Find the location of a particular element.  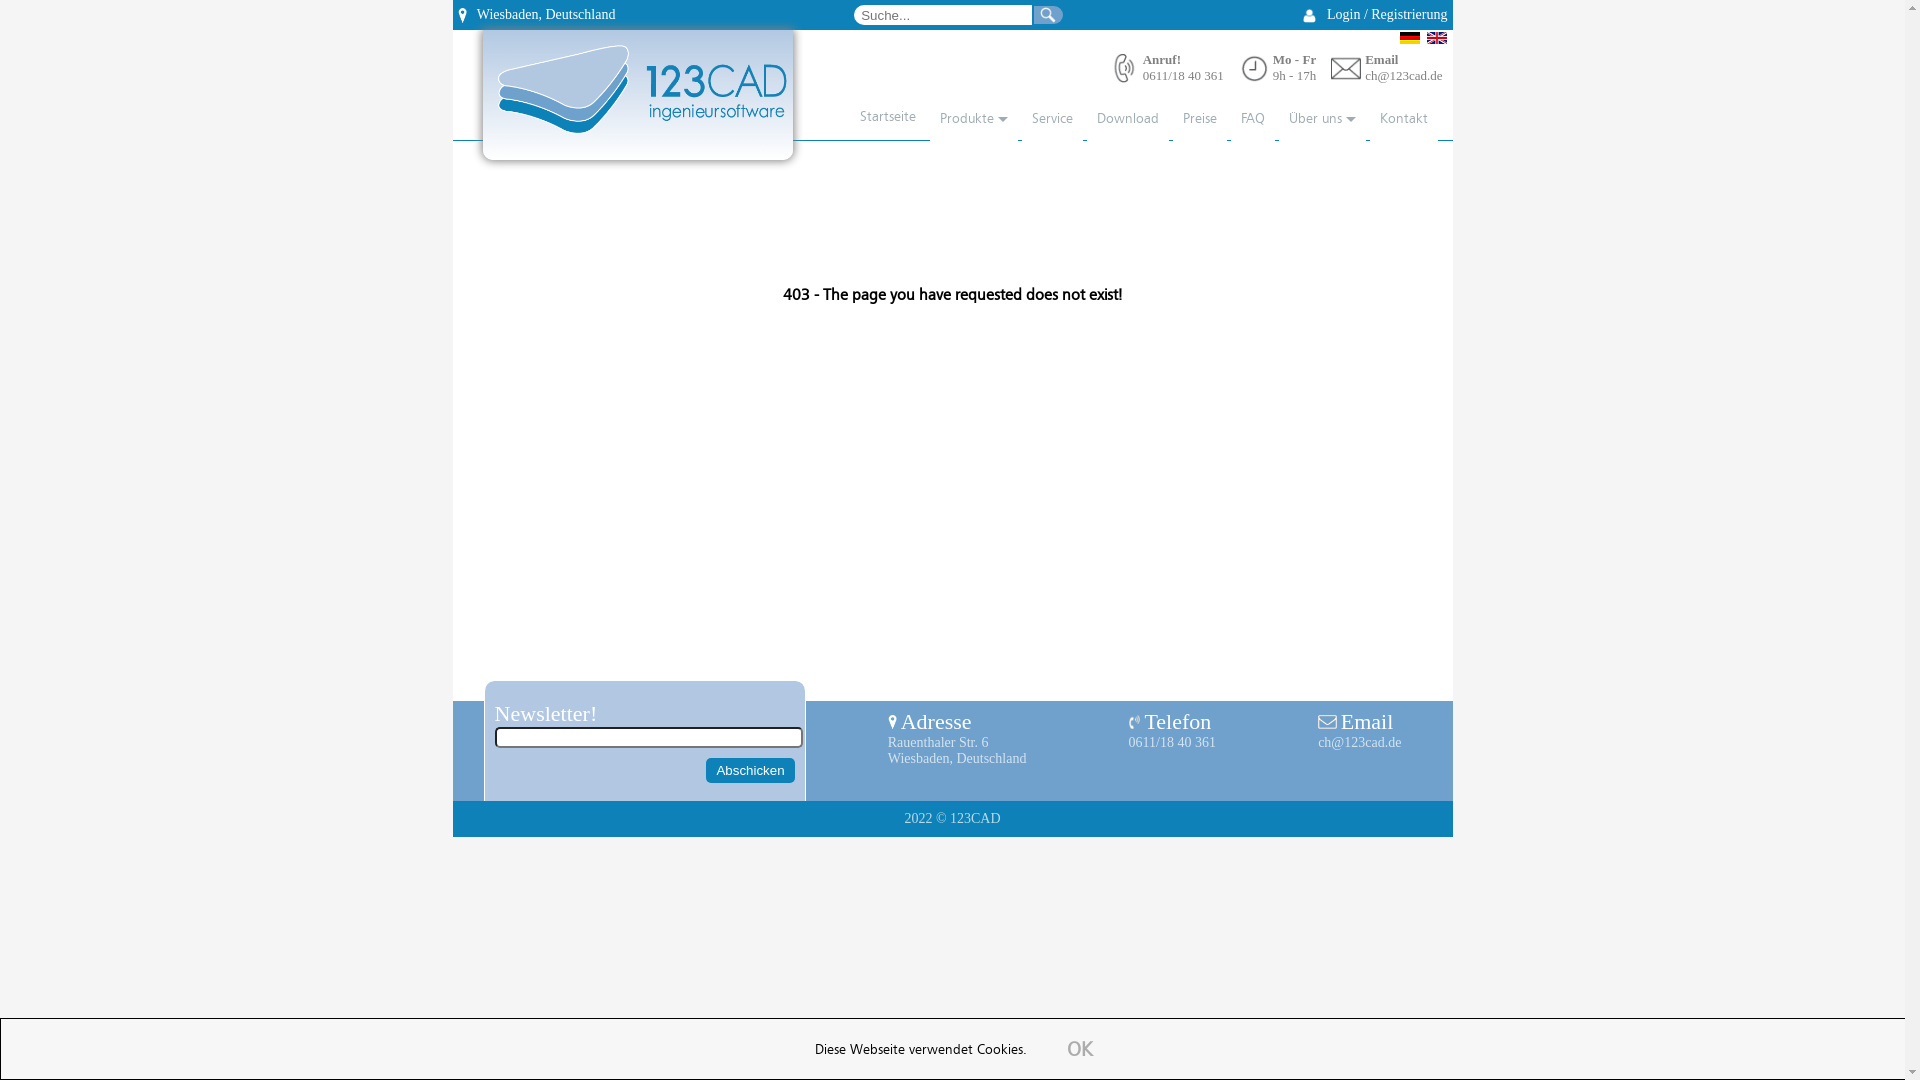

'Preise' is located at coordinates (1199, 119).